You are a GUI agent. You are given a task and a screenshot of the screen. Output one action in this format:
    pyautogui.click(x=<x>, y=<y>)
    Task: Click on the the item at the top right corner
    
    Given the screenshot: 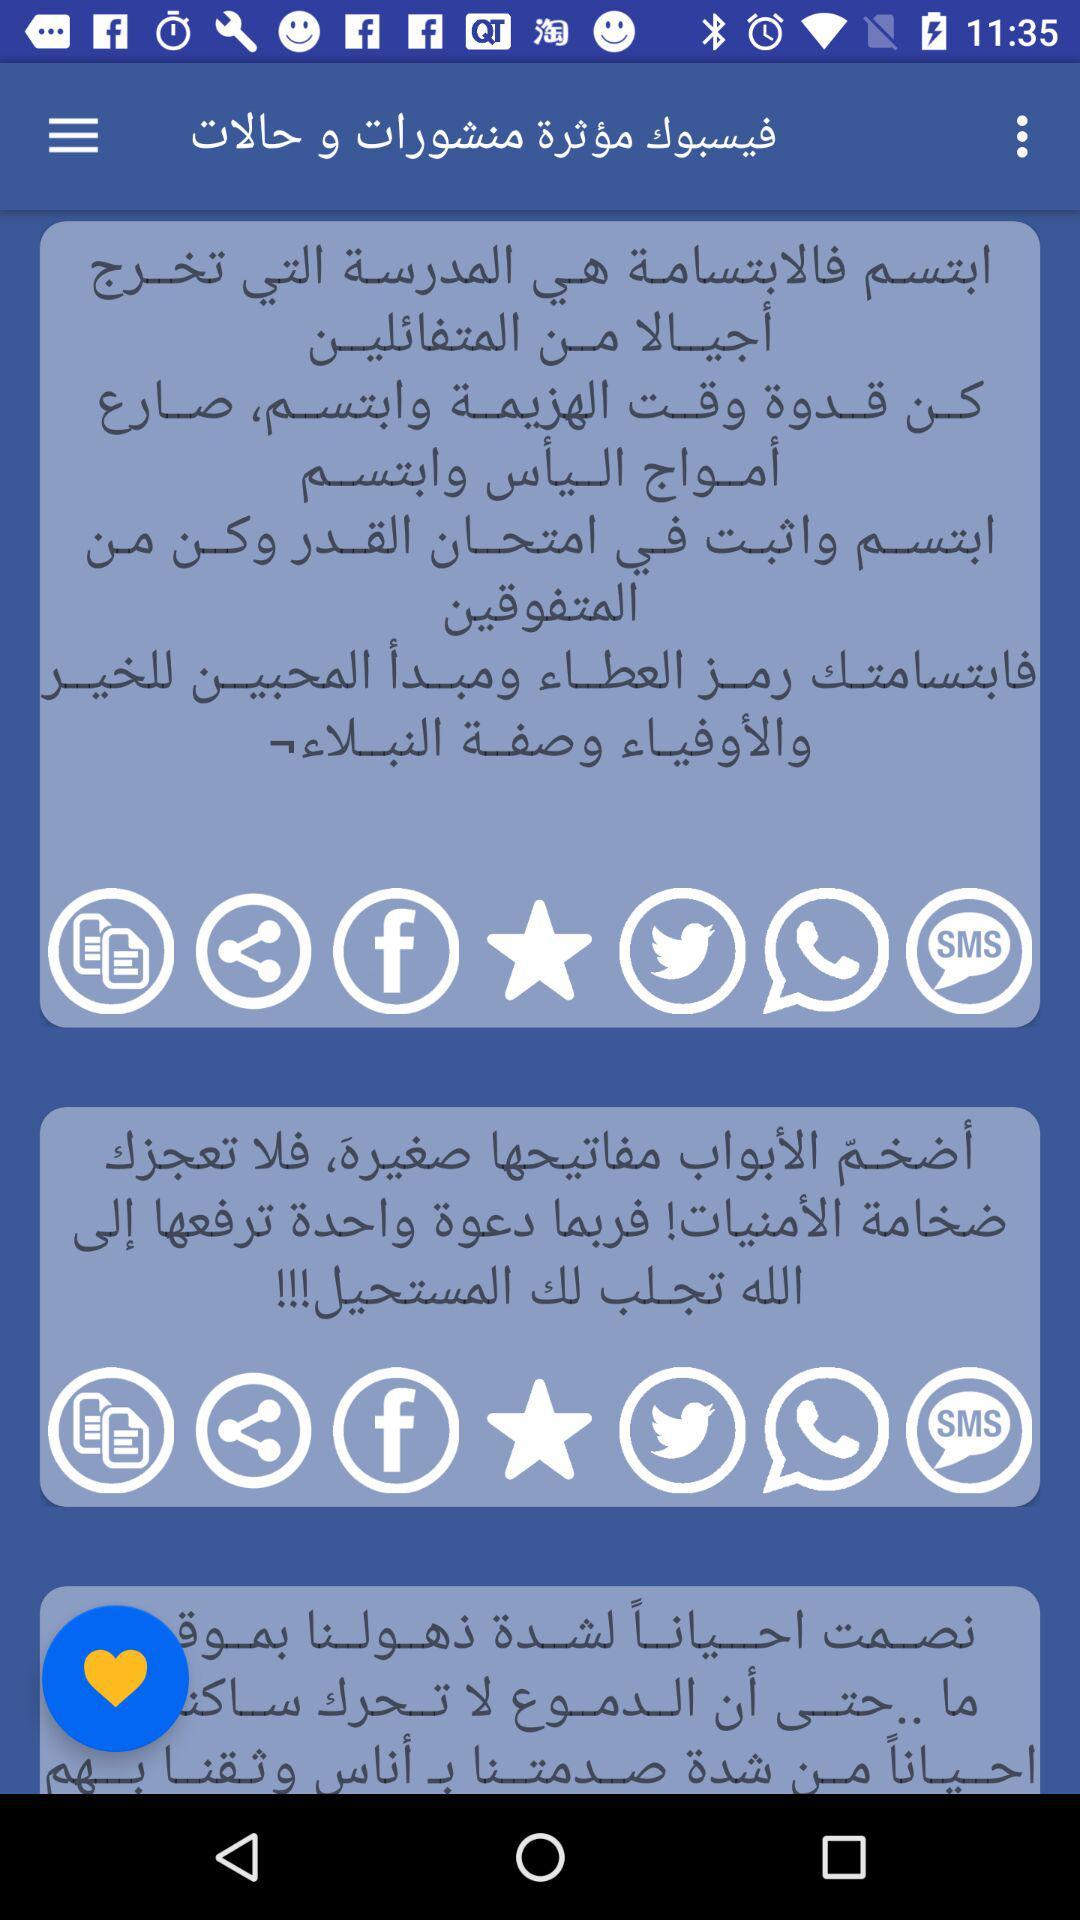 What is the action you would take?
    pyautogui.click(x=1027, y=135)
    